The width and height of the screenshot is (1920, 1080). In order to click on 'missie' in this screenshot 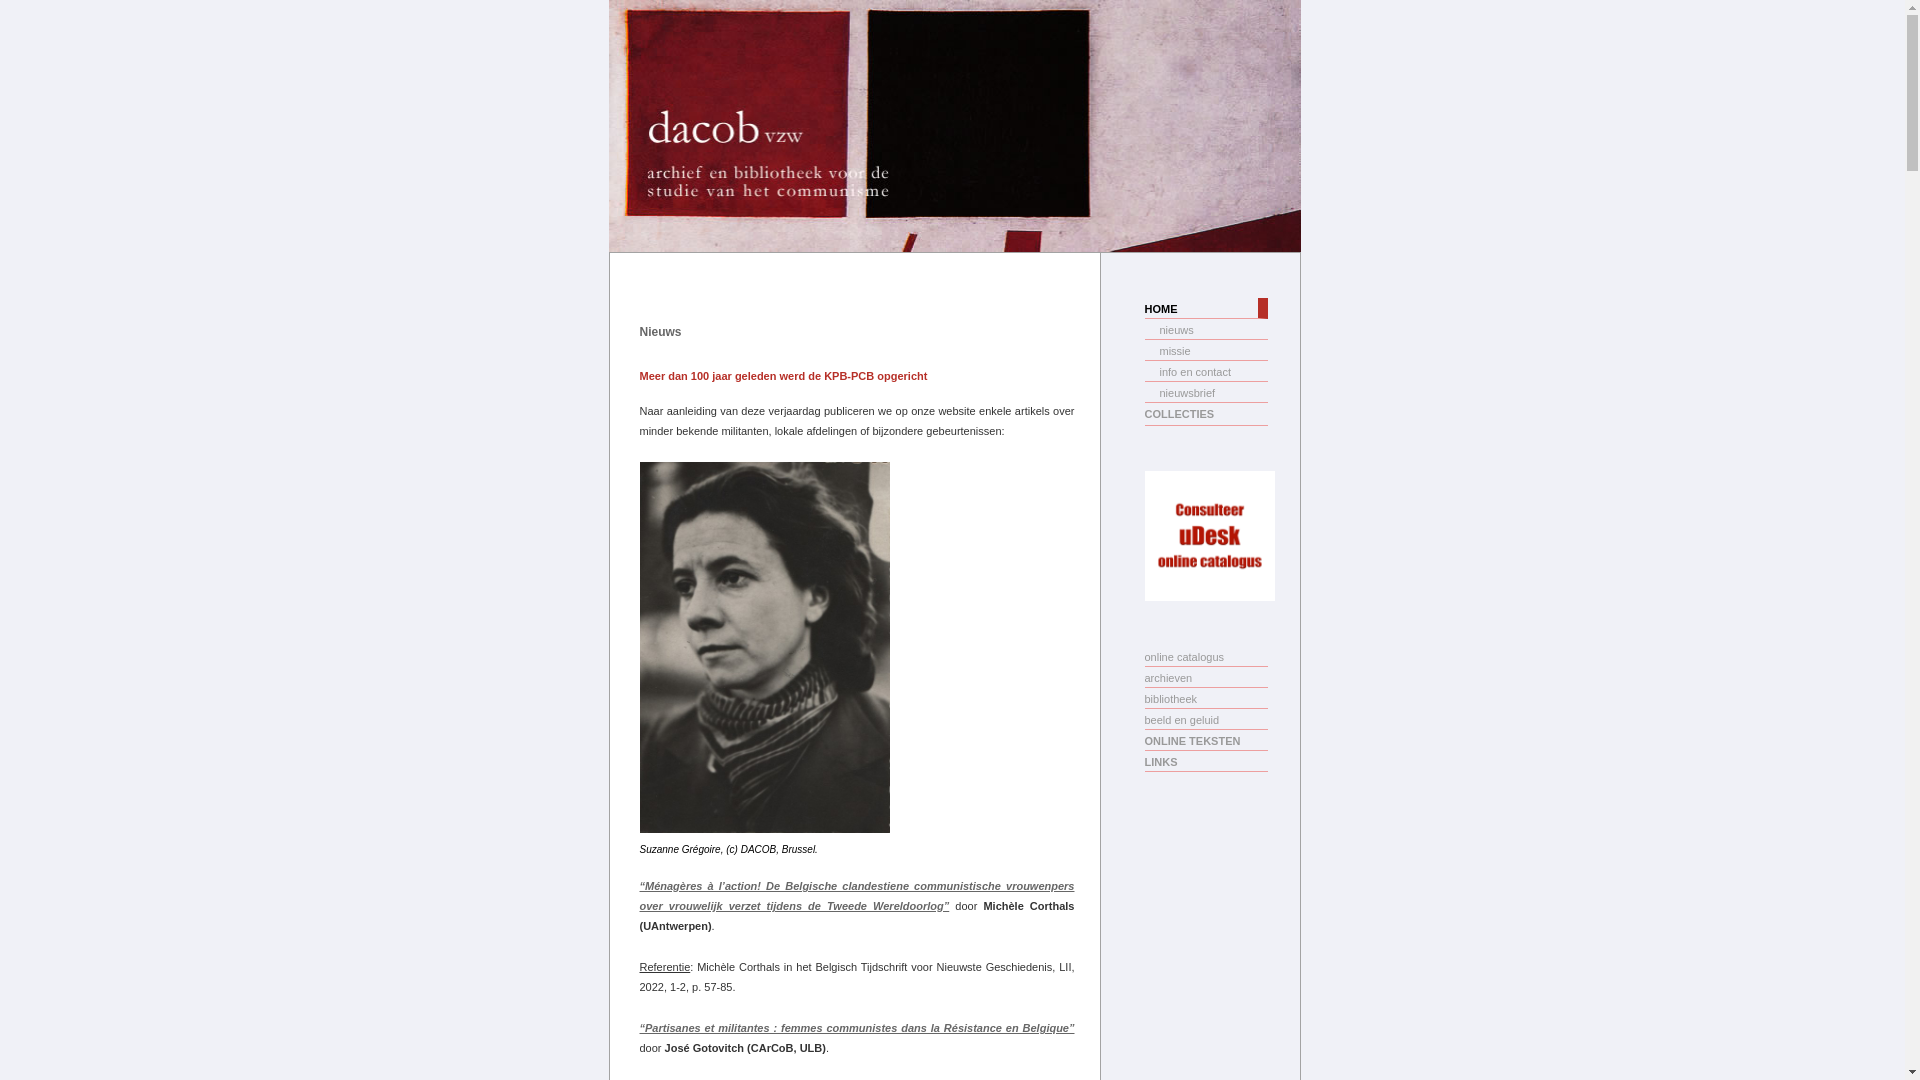, I will do `click(1204, 349)`.